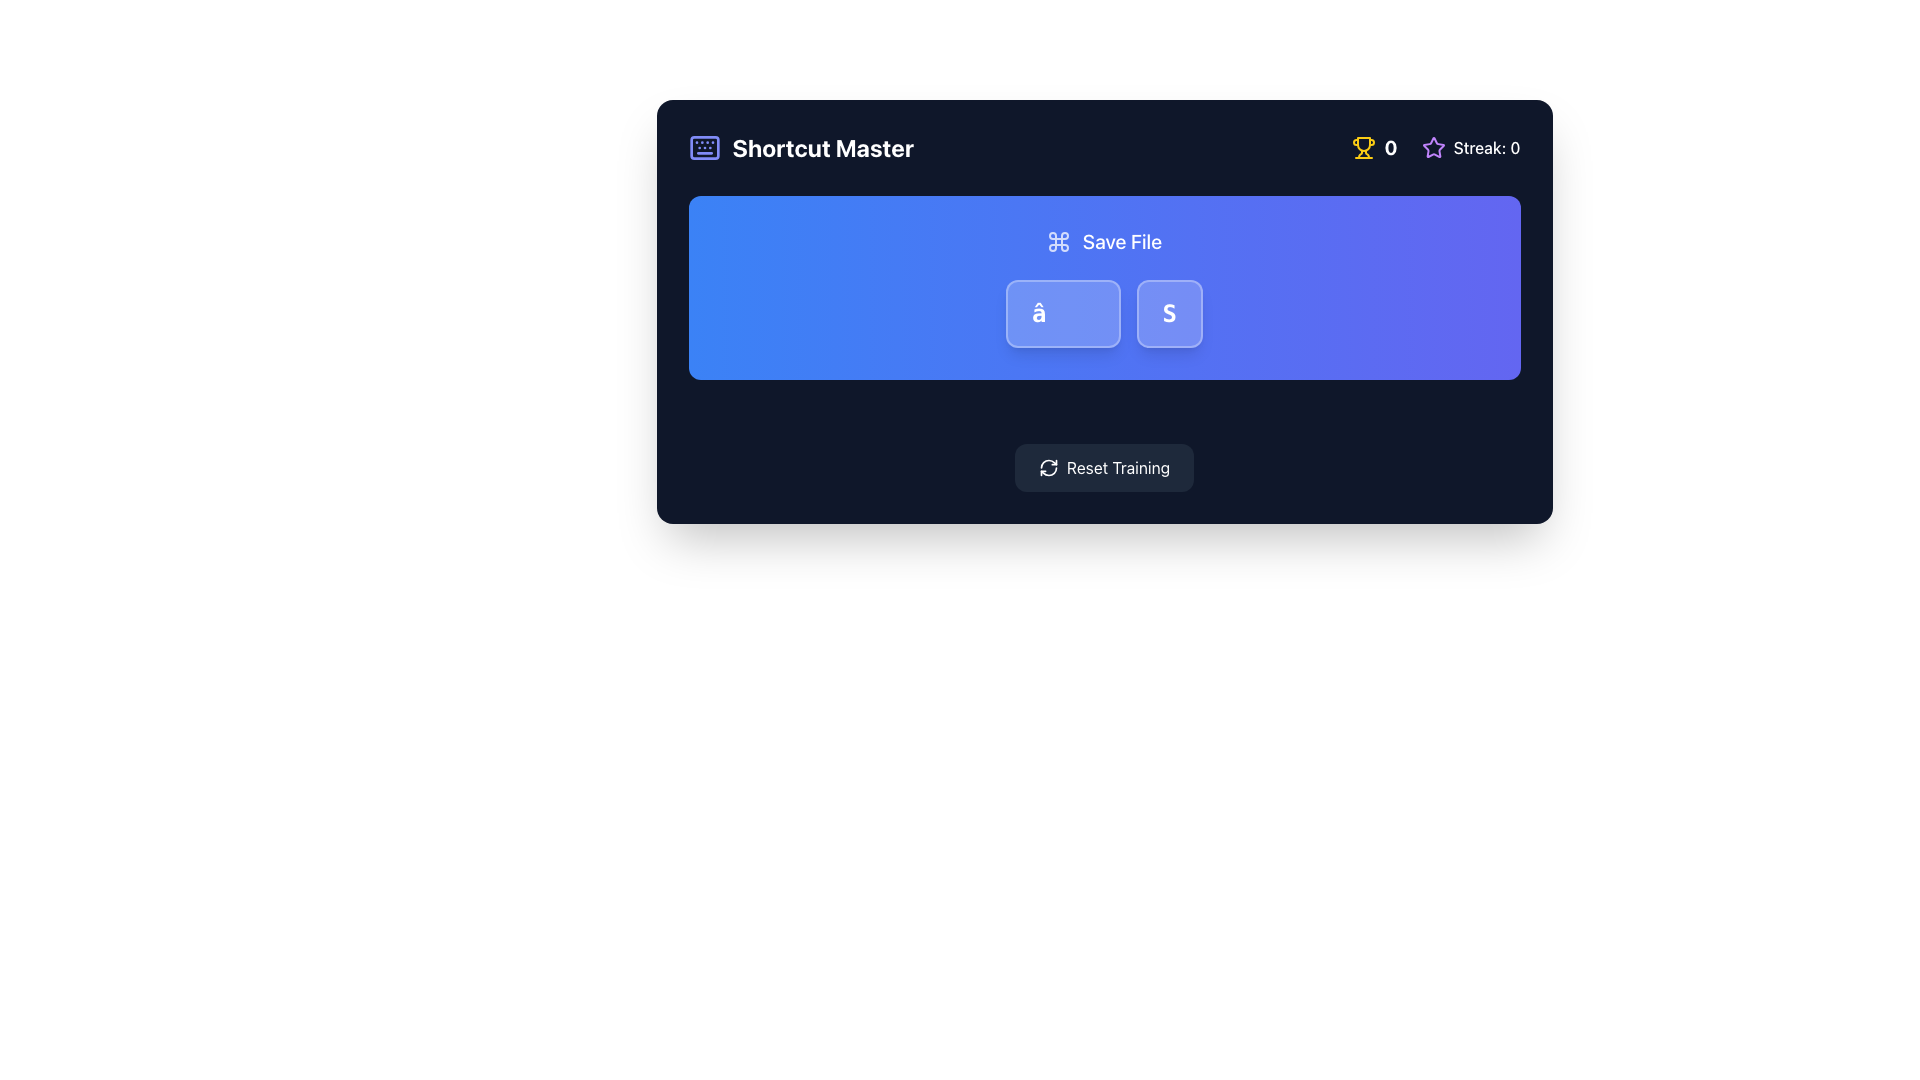  I want to click on the reset button located below the 'Shortcut Master' section, so click(1103, 467).